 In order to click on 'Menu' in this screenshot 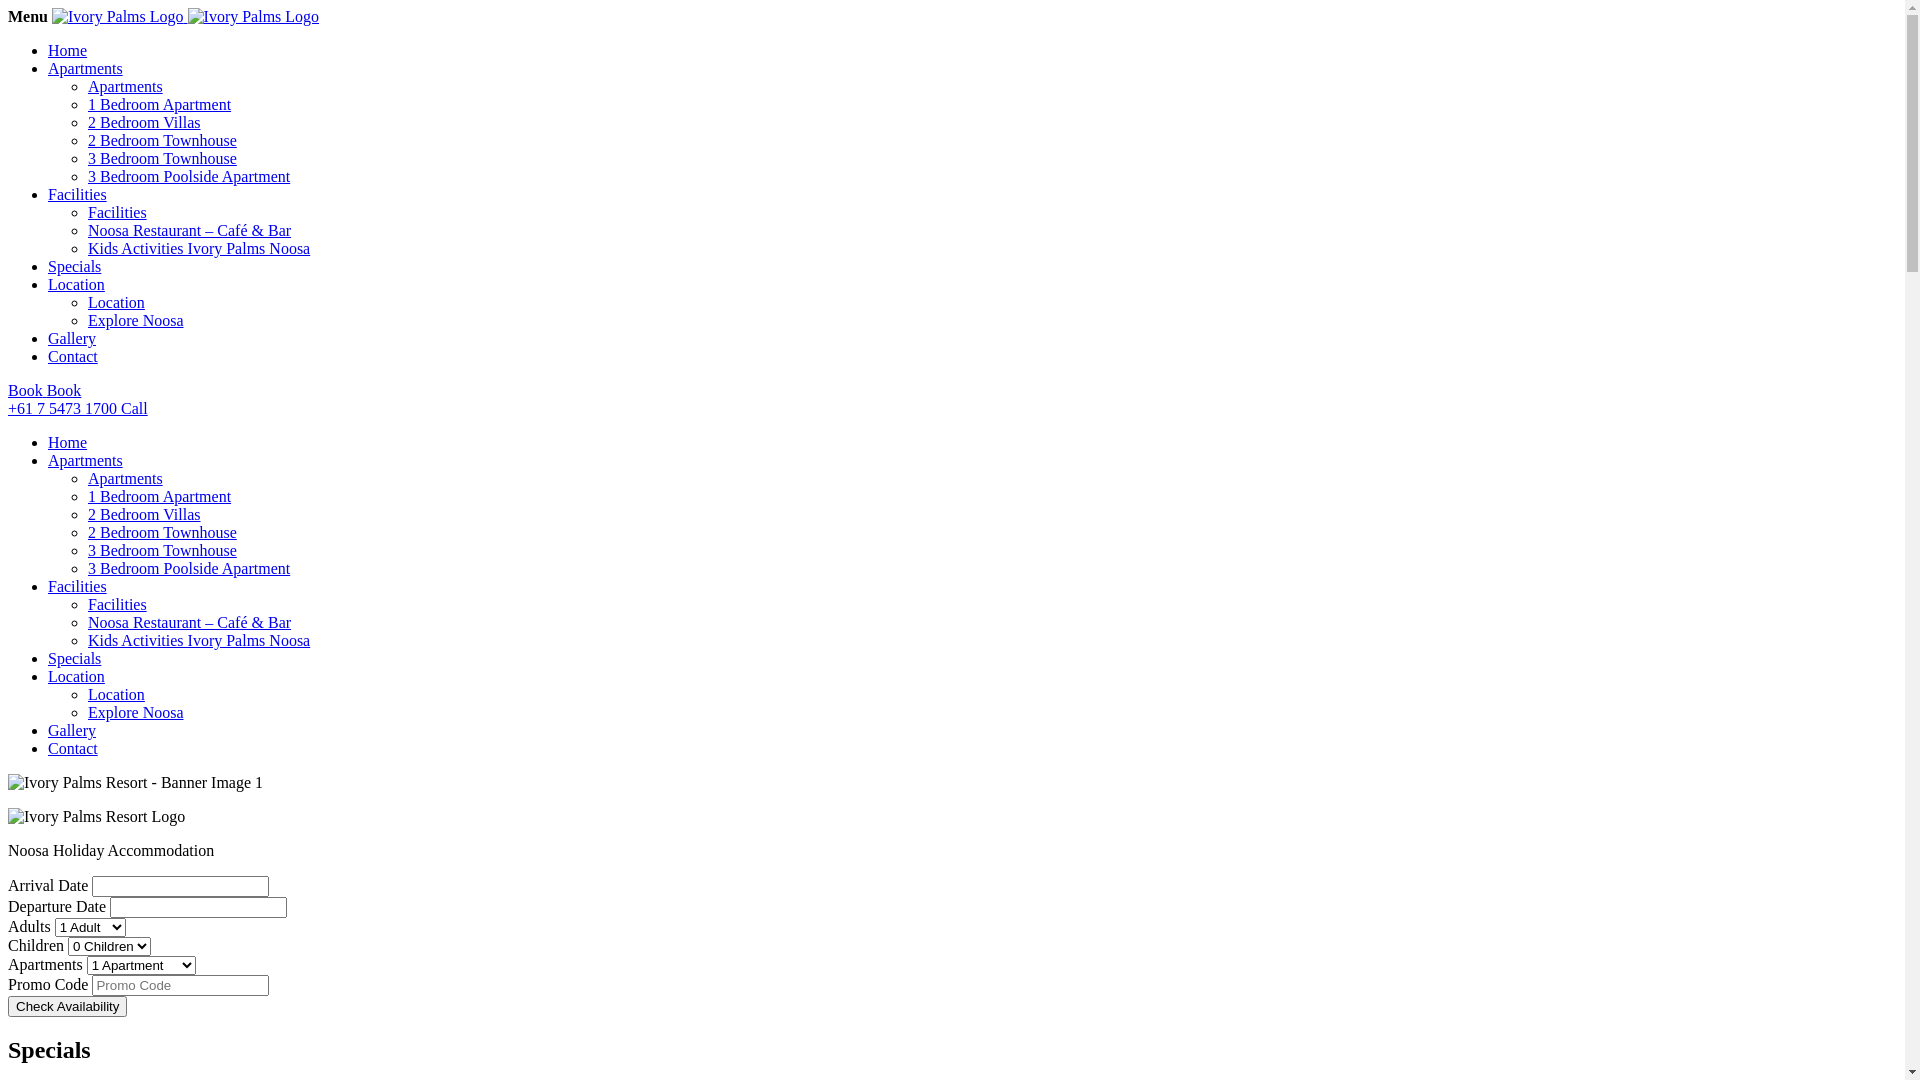, I will do `click(28, 16)`.